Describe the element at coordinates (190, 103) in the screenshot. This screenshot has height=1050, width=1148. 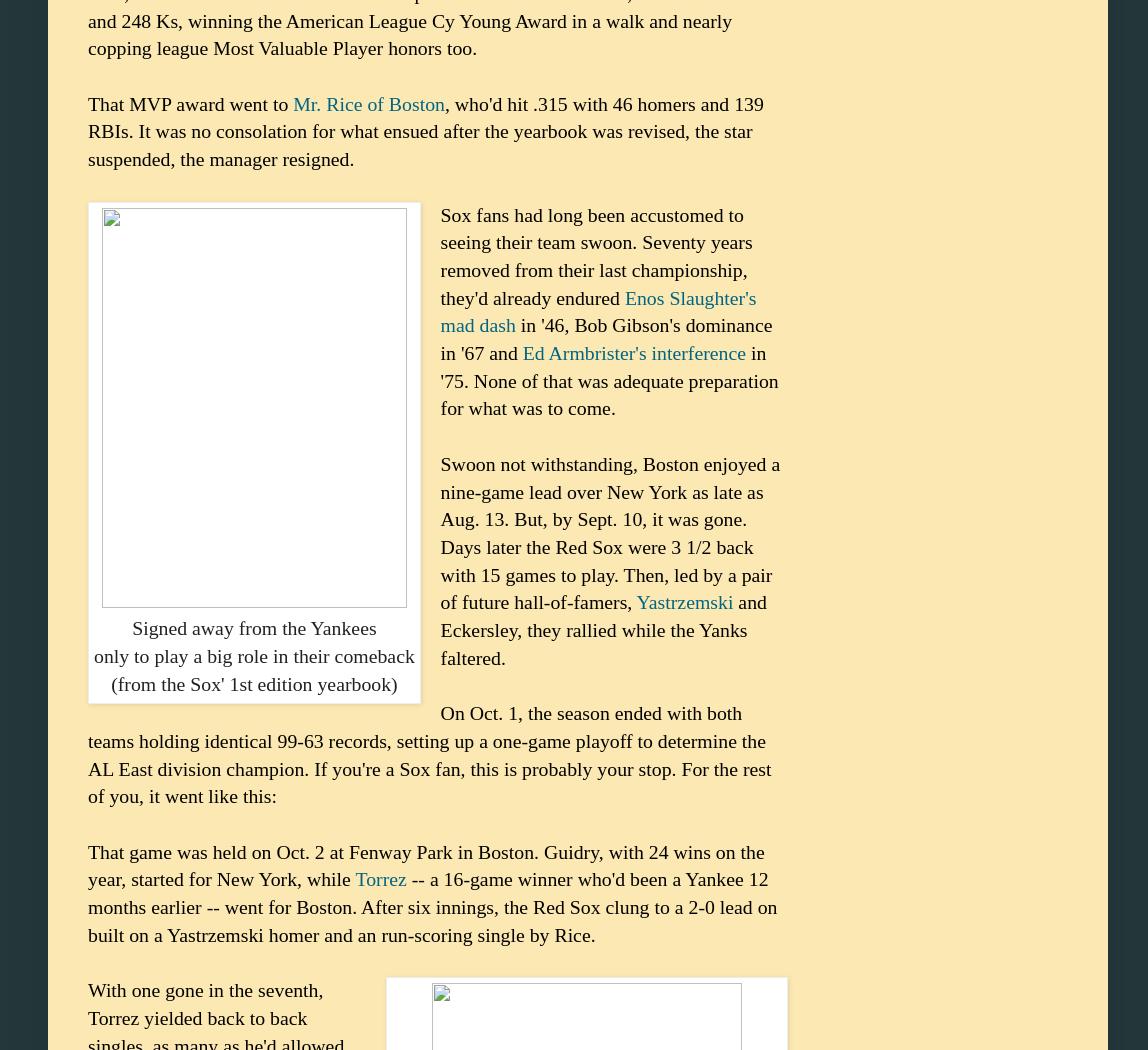
I see `'That MVP award went to'` at that location.